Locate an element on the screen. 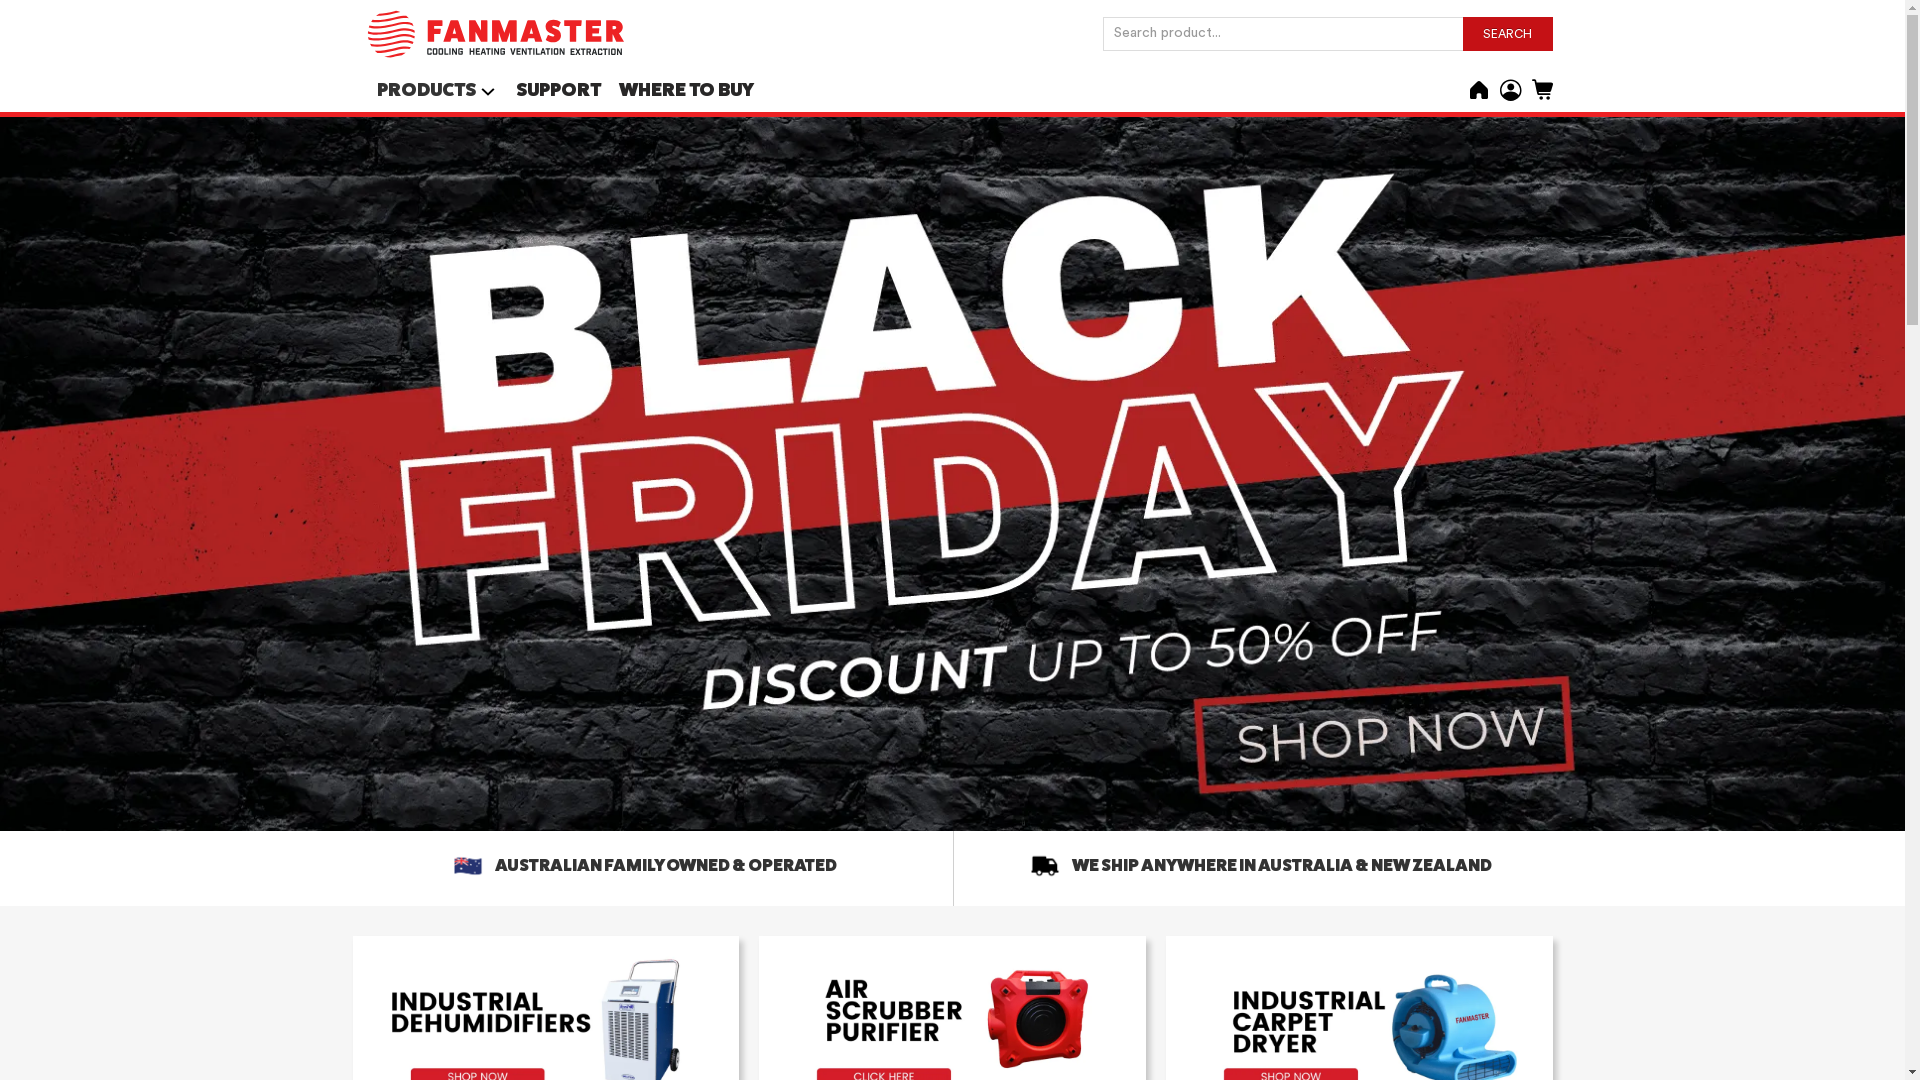 Image resolution: width=1920 pixels, height=1080 pixels. 'PRODUCTS' is located at coordinates (425, 88).